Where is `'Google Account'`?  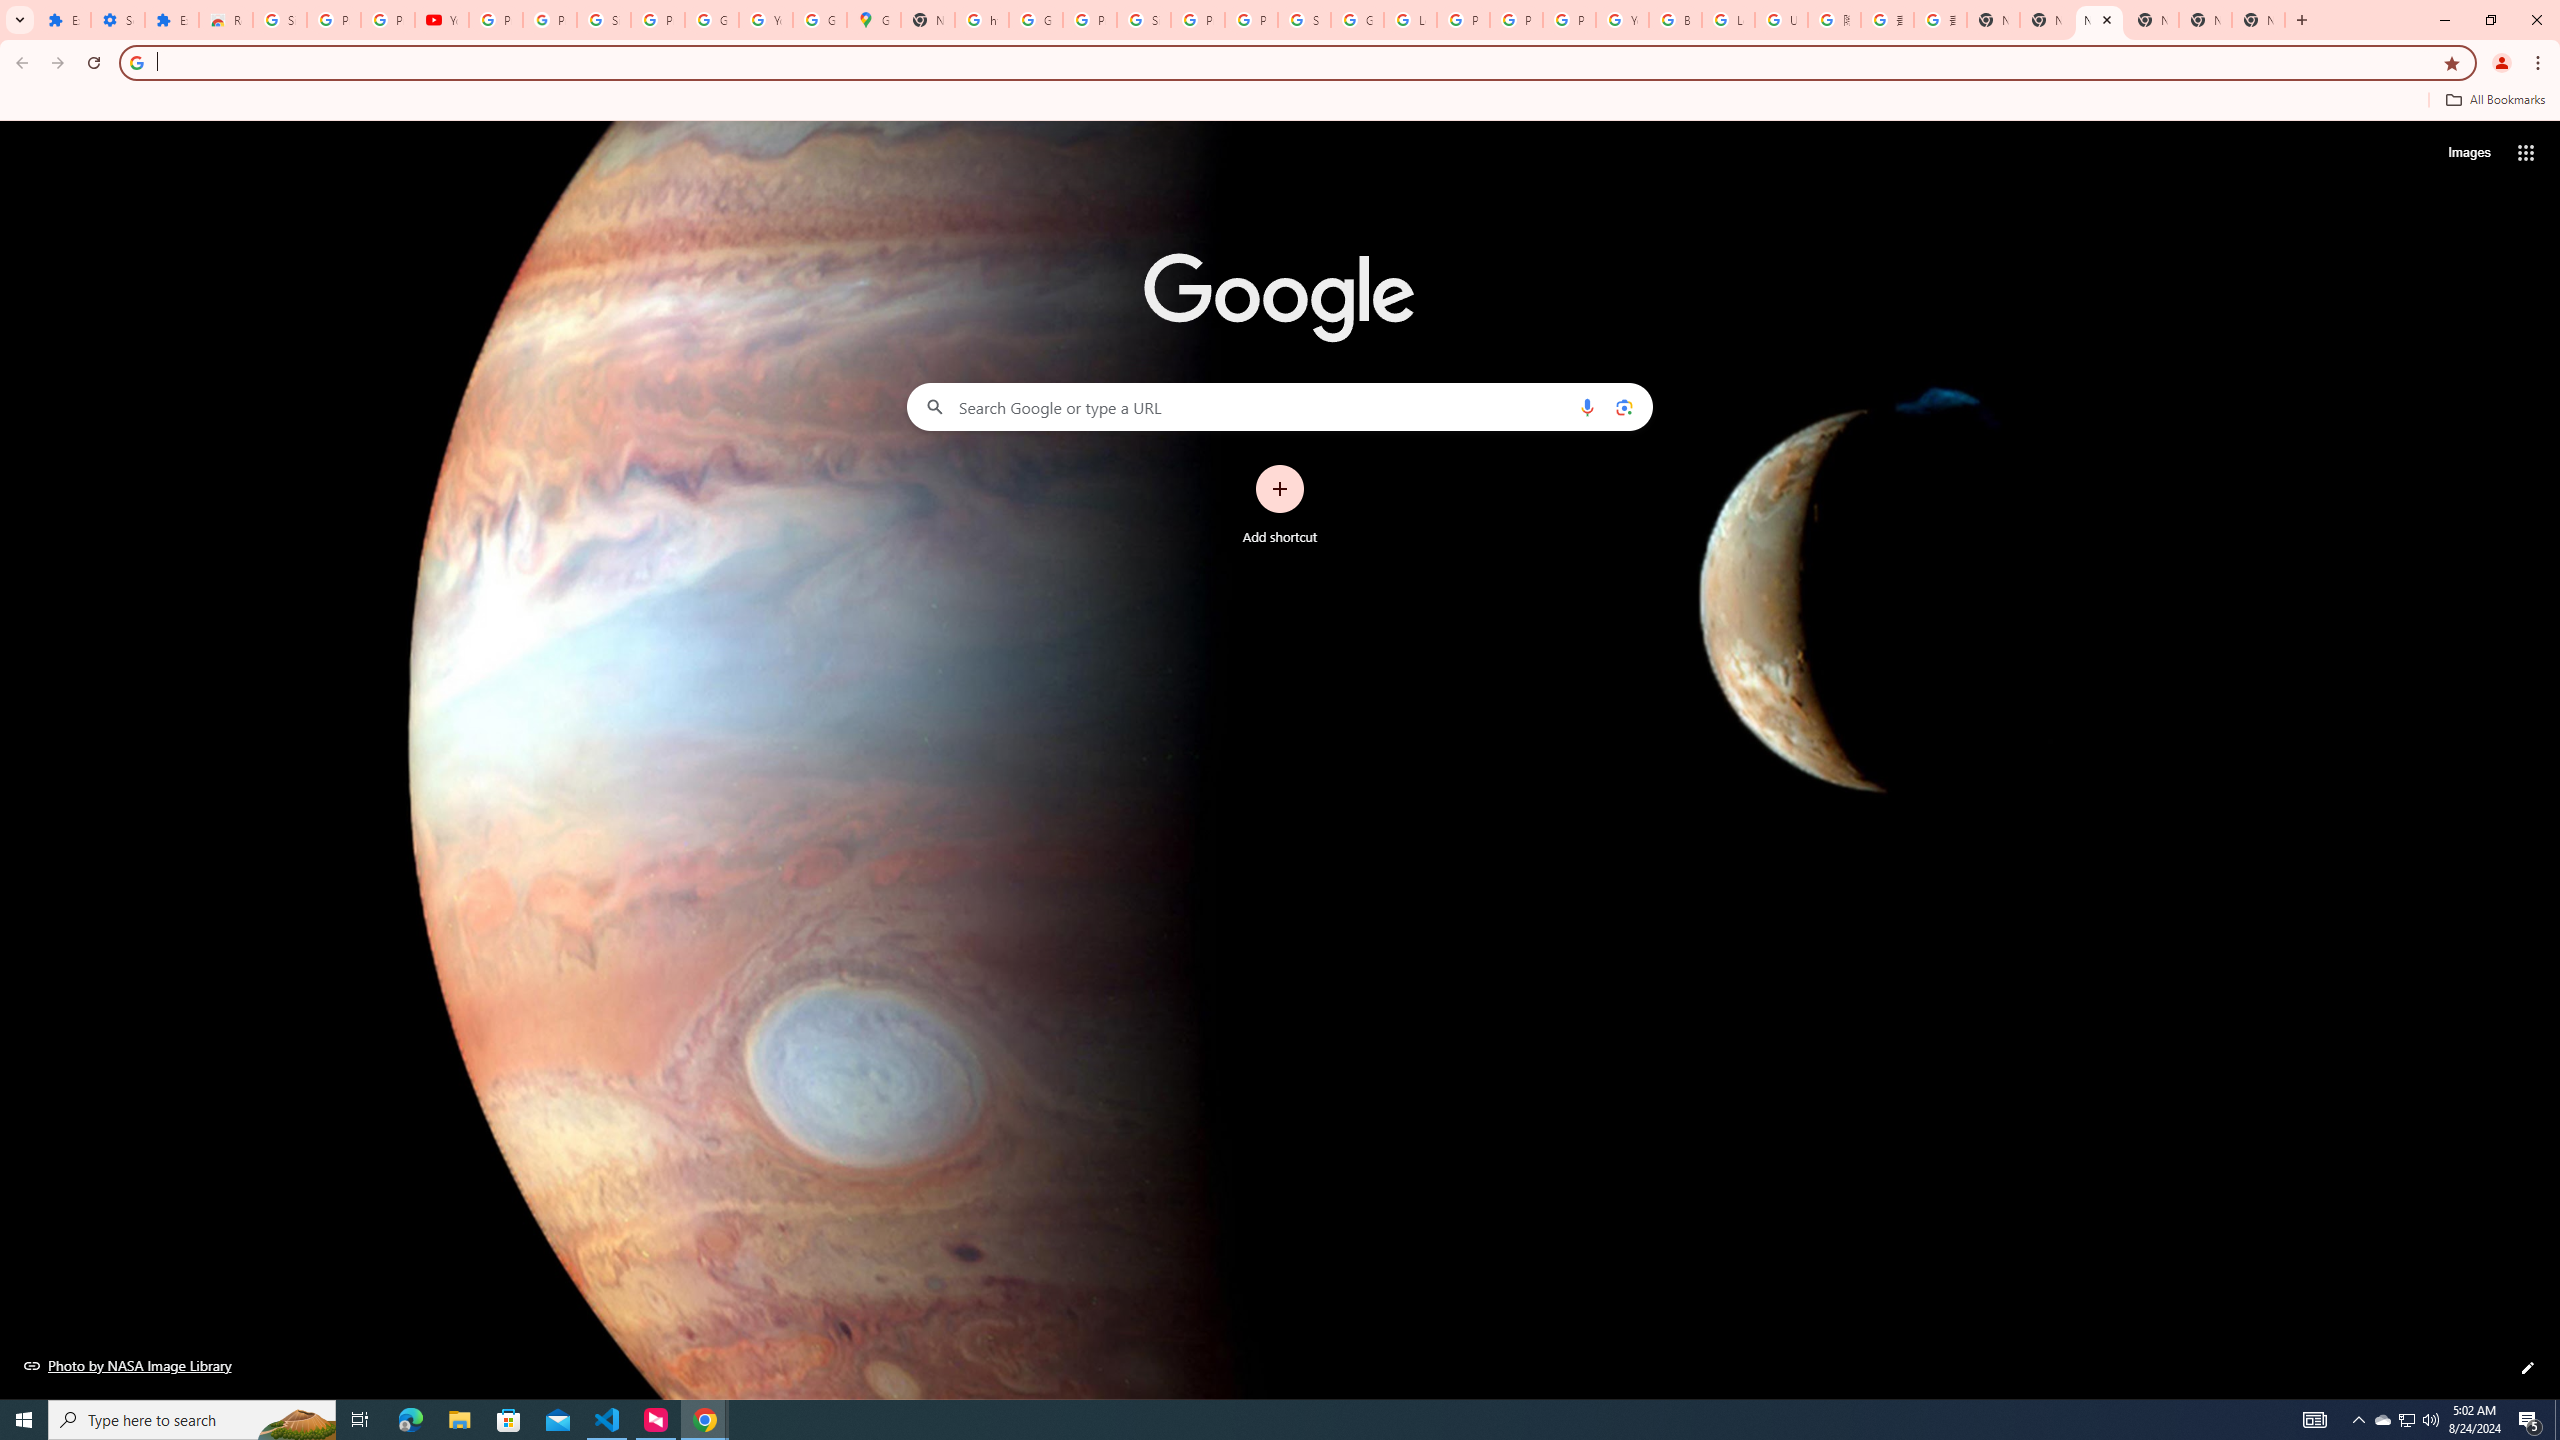 'Google Account' is located at coordinates (710, 19).